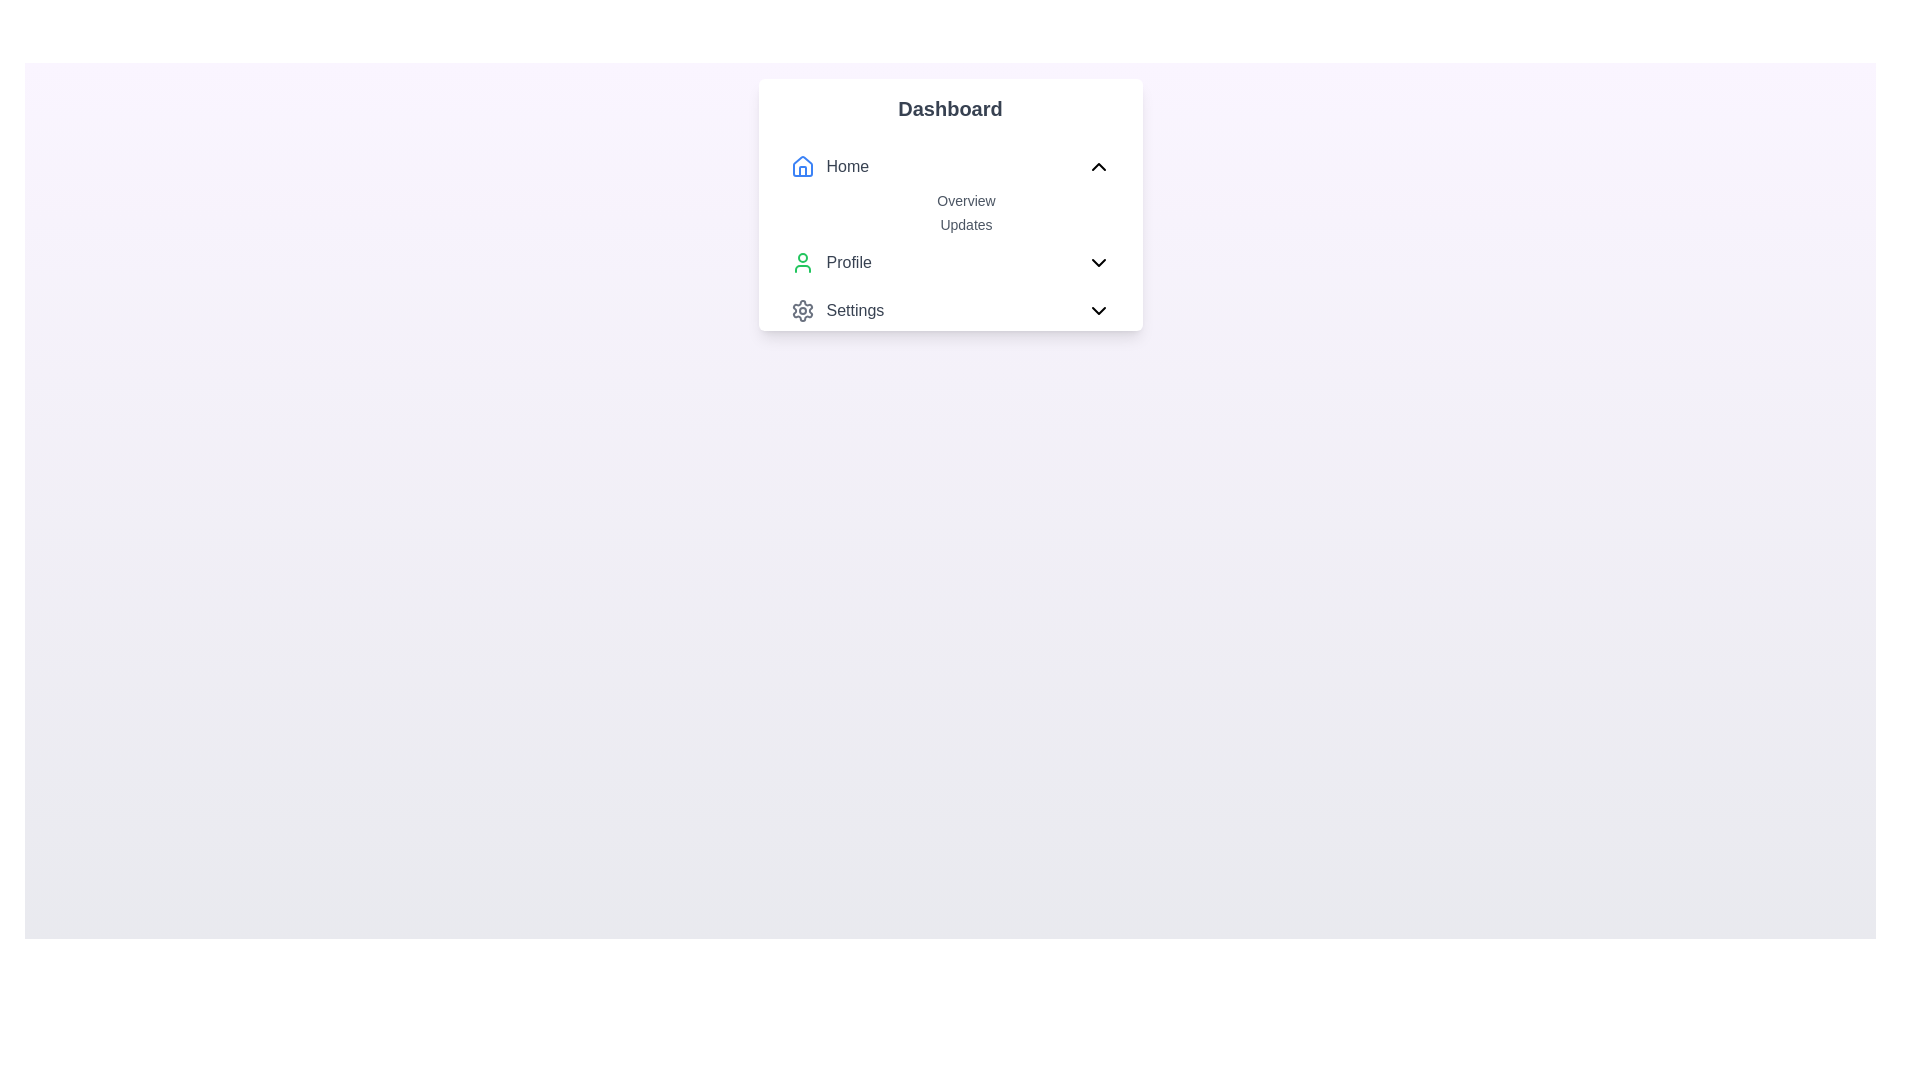 This screenshot has height=1080, width=1920. I want to click on the 'Overview' text label which provides access to an overview section or content within the dropdown menu located below the 'Home' section, so click(966, 200).